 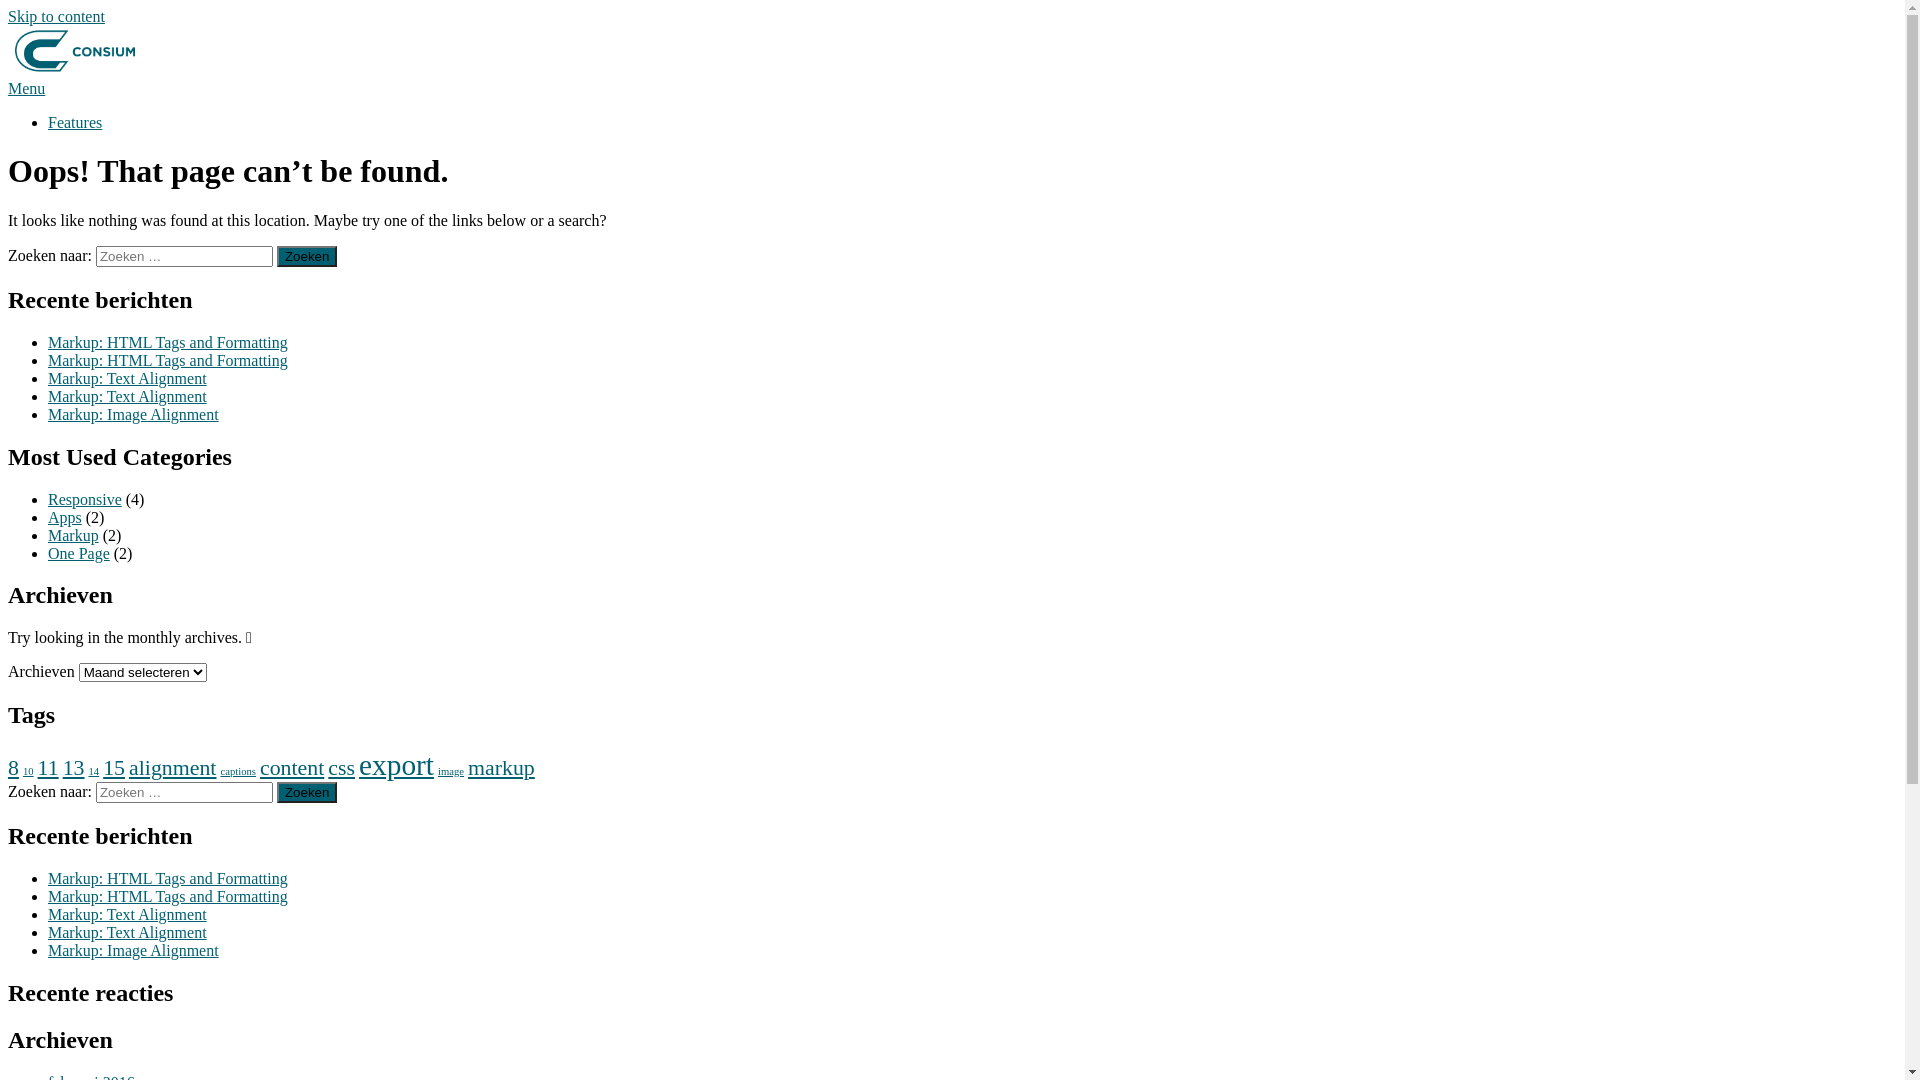 What do you see at coordinates (84, 497) in the screenshot?
I see `'Responsive'` at bounding box center [84, 497].